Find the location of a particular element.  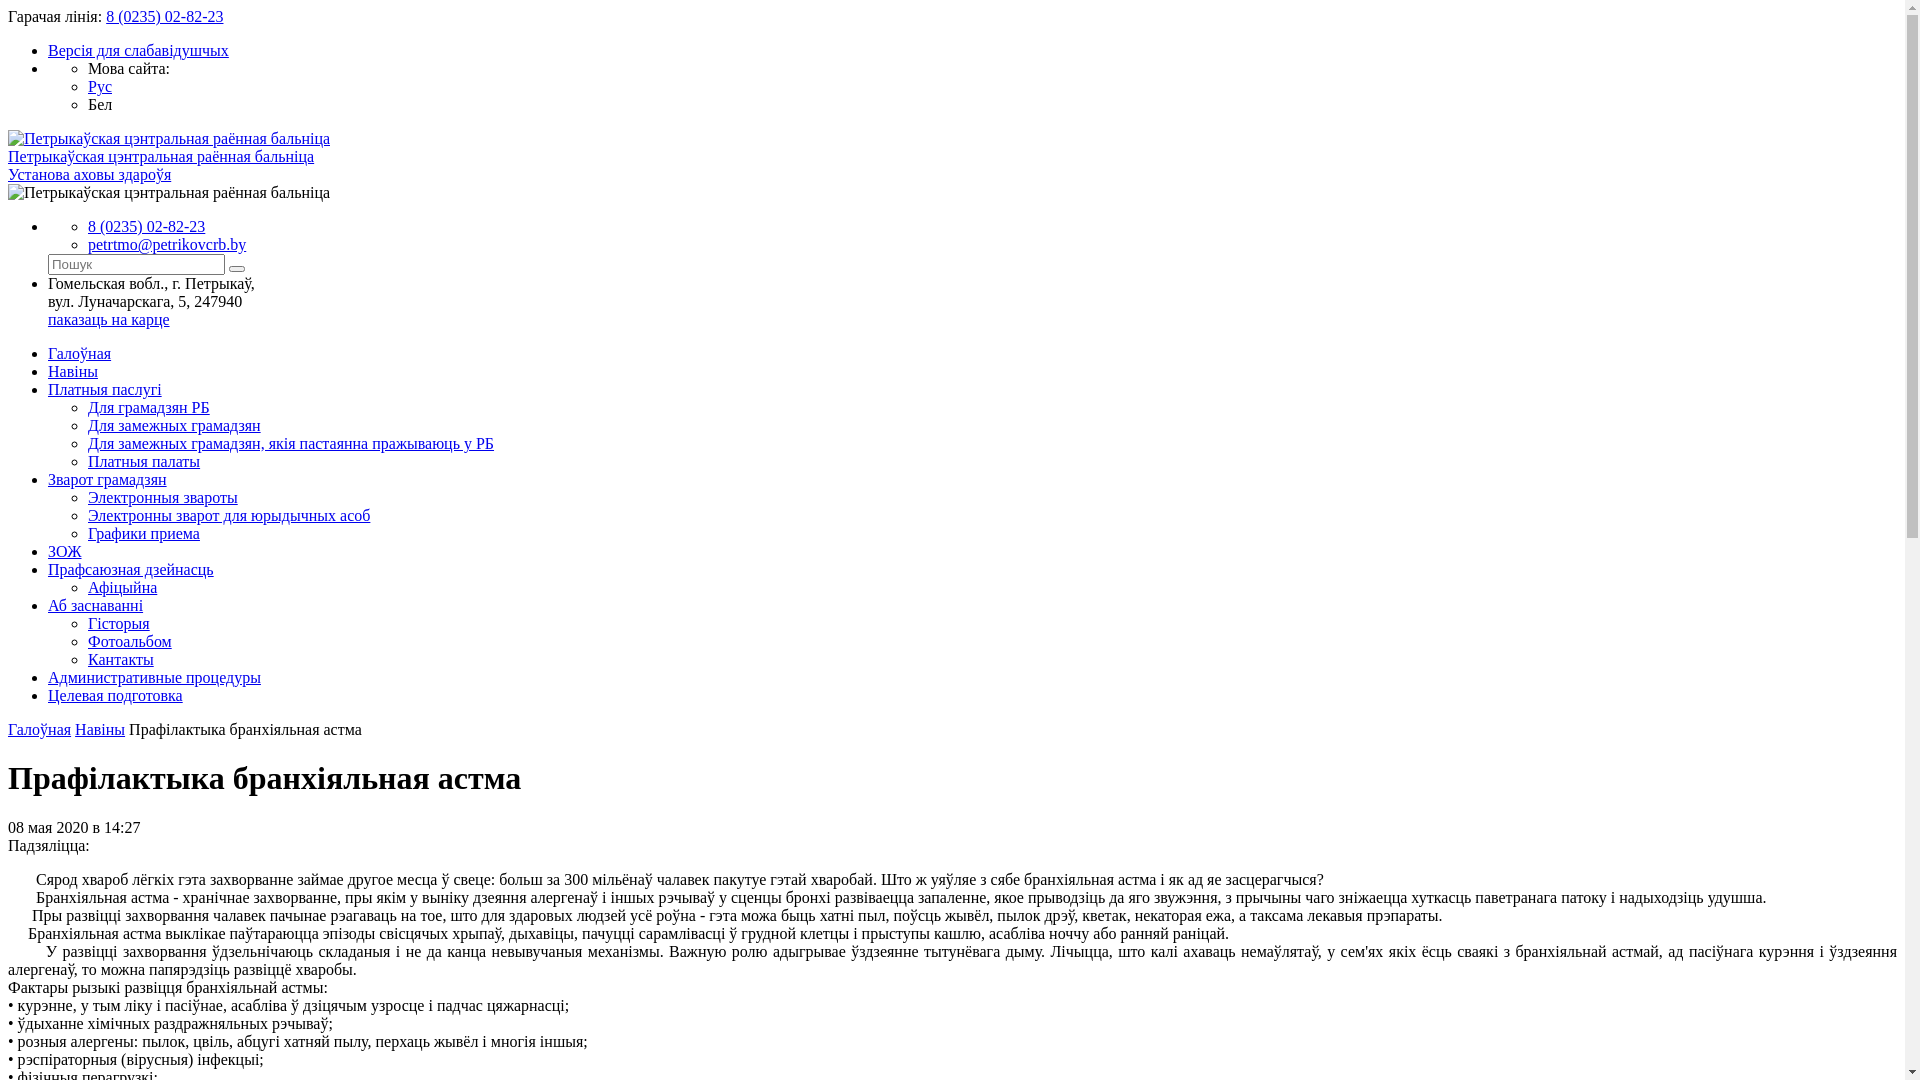

'8 (0235) 02-82-23' is located at coordinates (145, 225).